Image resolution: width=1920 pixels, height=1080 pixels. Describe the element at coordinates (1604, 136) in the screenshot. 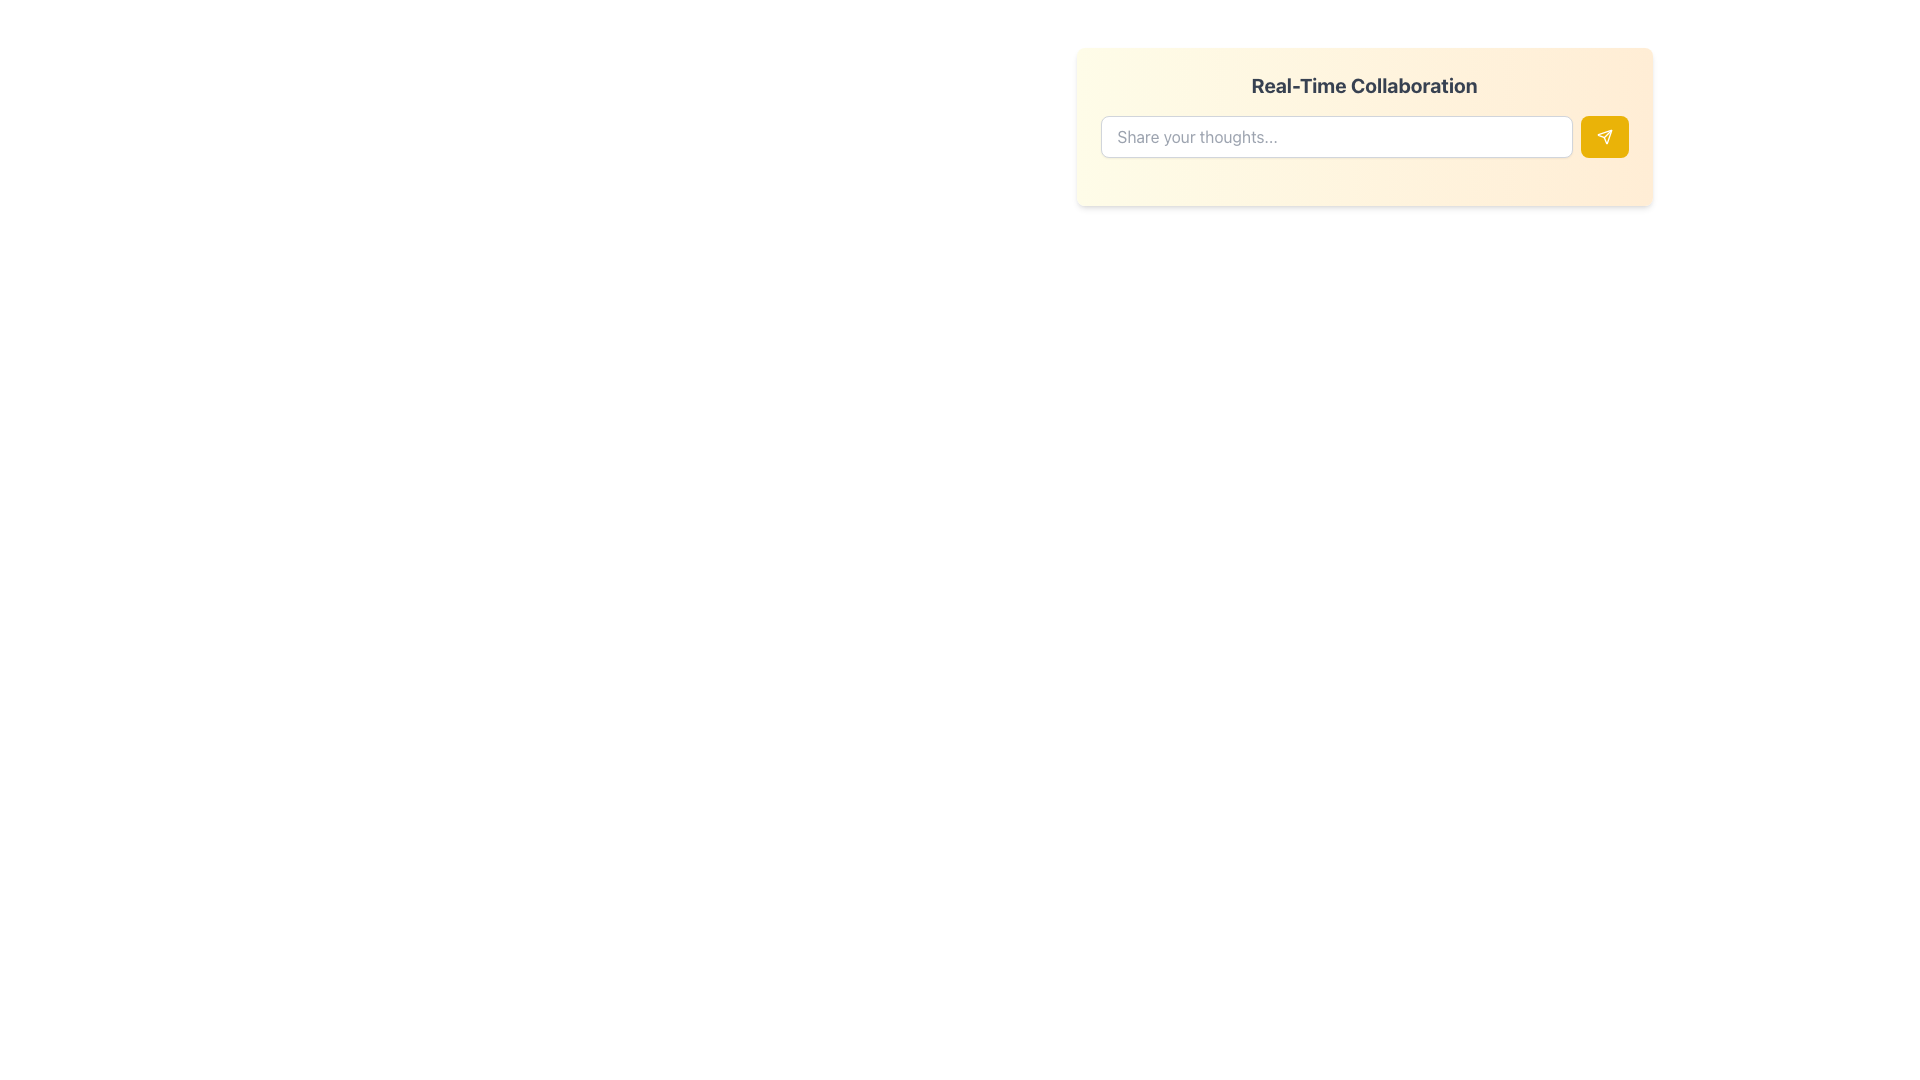

I see `the icon within the button located at the right edge of the text input field titled 'Real-Time Collaboration'` at that location.